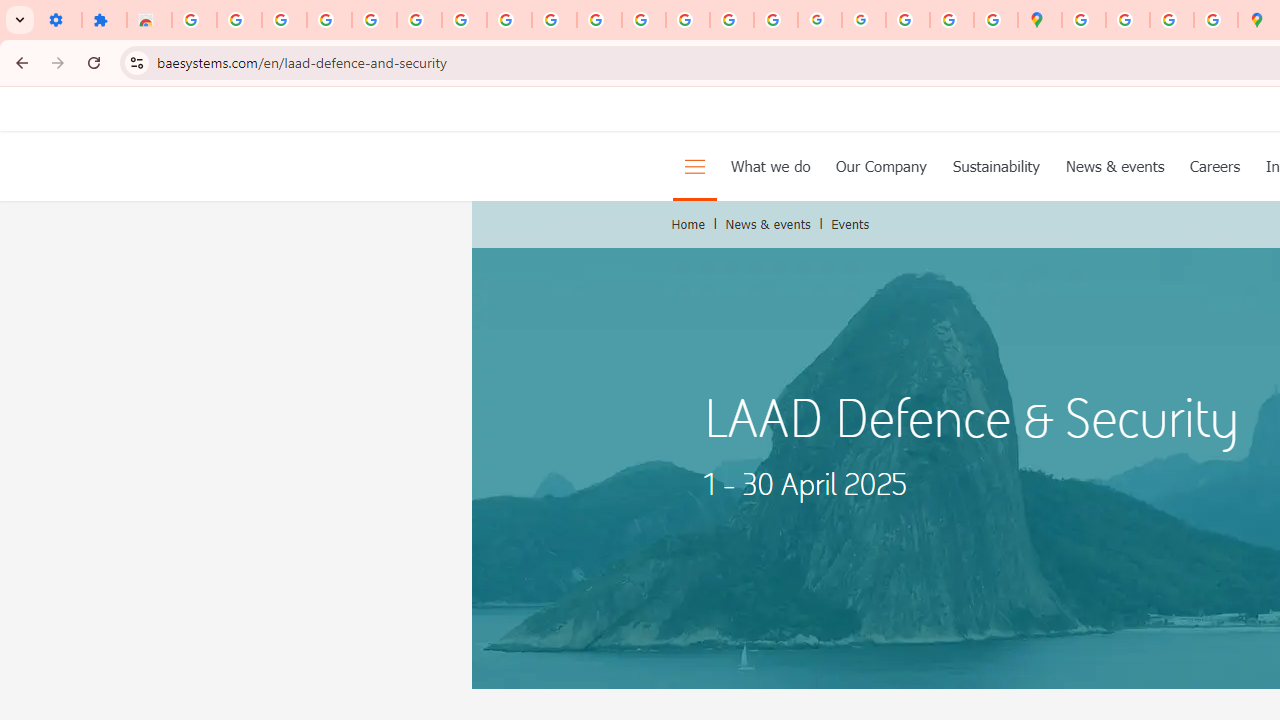  I want to click on 'https://scholar.google.com/', so click(643, 20).